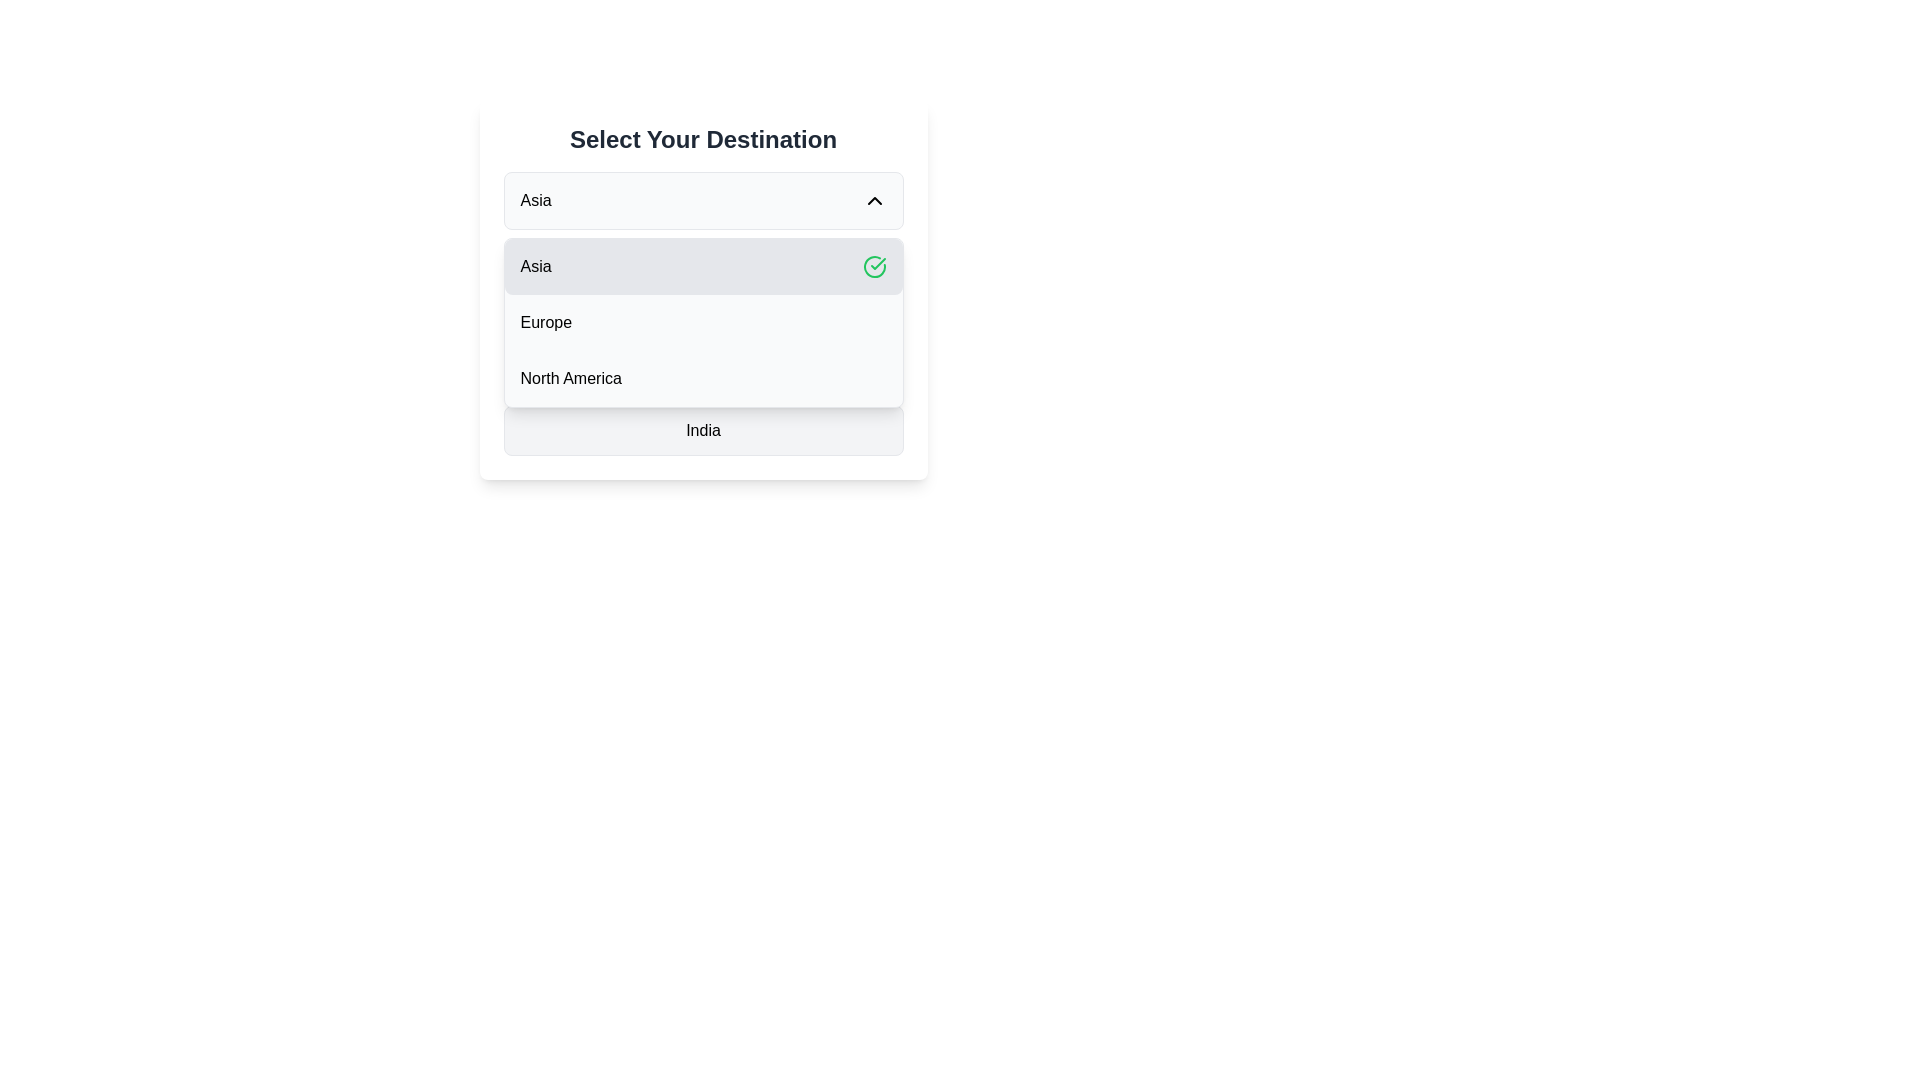 This screenshot has height=1080, width=1920. Describe the element at coordinates (546, 322) in the screenshot. I see `the text label displaying 'Europe' in the dropdown menu` at that location.